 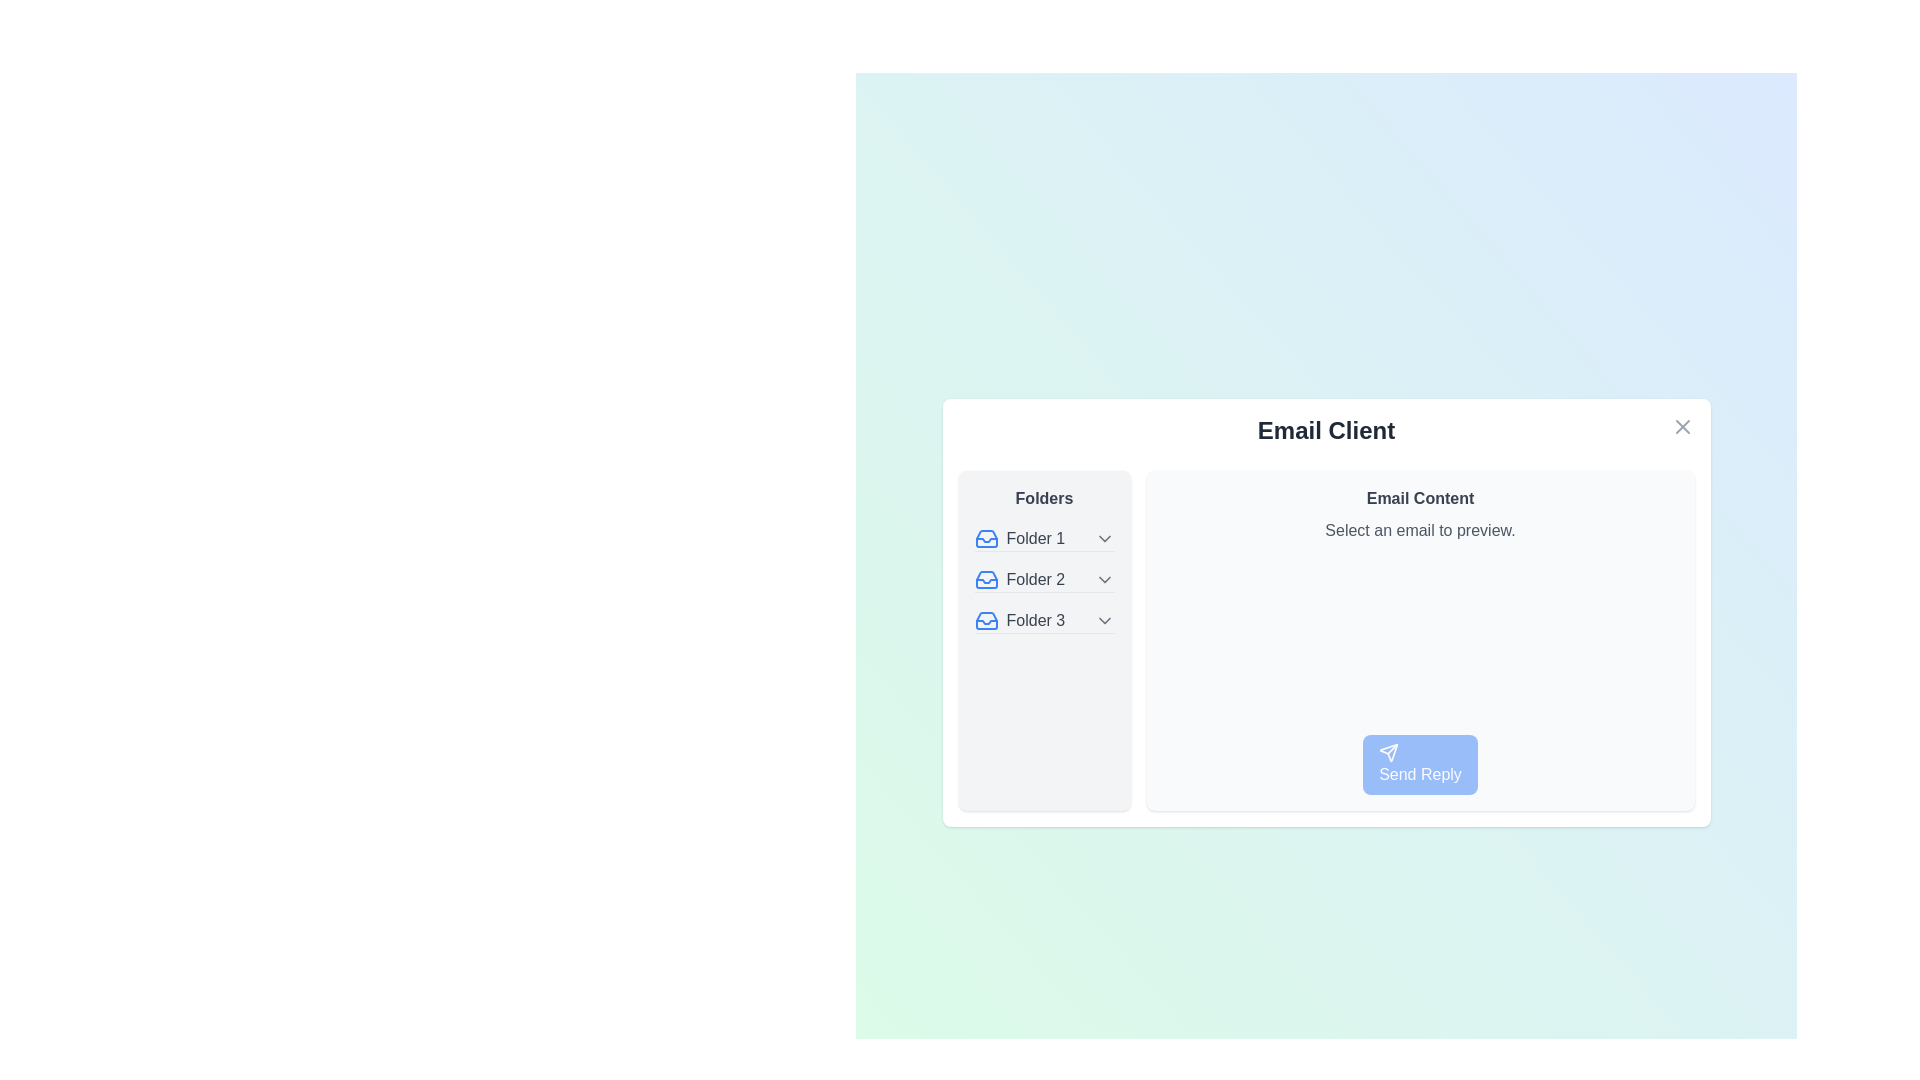 I want to click on the chevron icon, so click(x=1103, y=579).